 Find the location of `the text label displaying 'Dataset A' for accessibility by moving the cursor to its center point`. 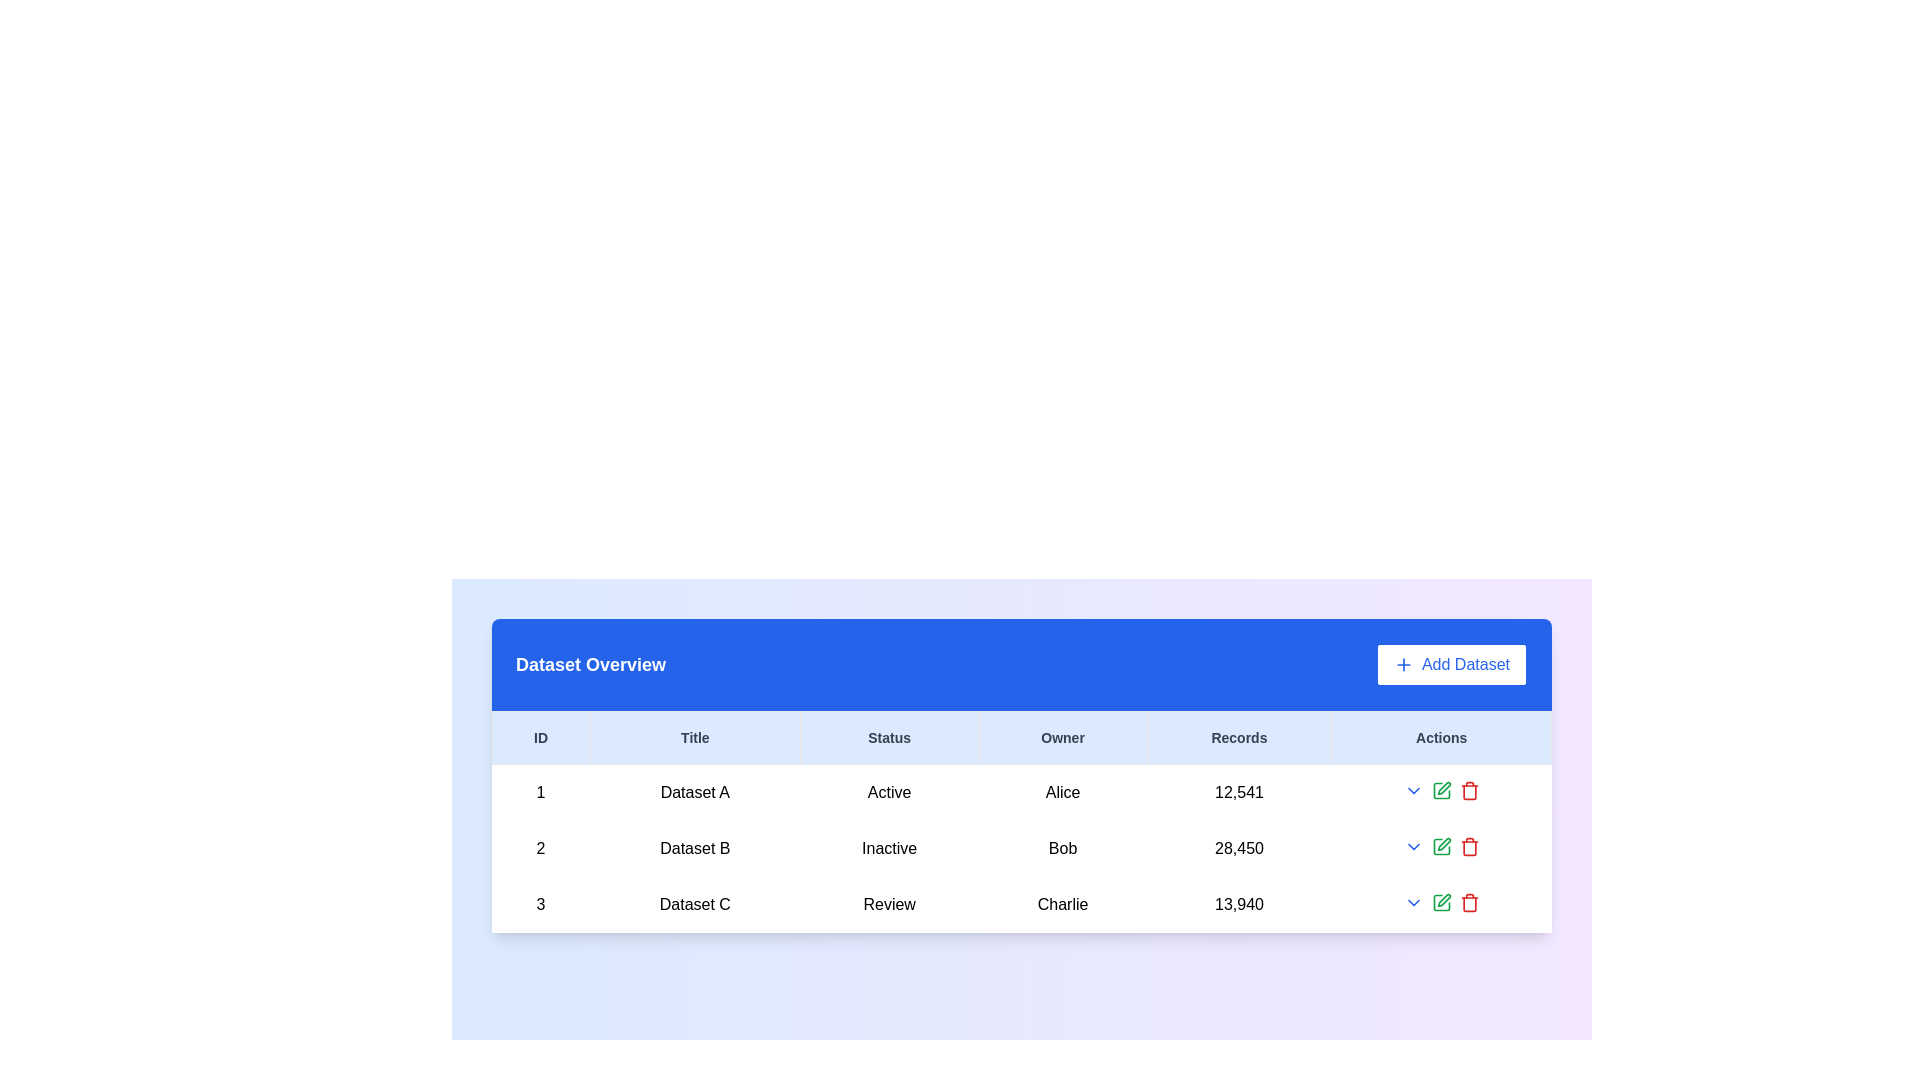

the text label displaying 'Dataset A' for accessibility by moving the cursor to its center point is located at coordinates (695, 792).